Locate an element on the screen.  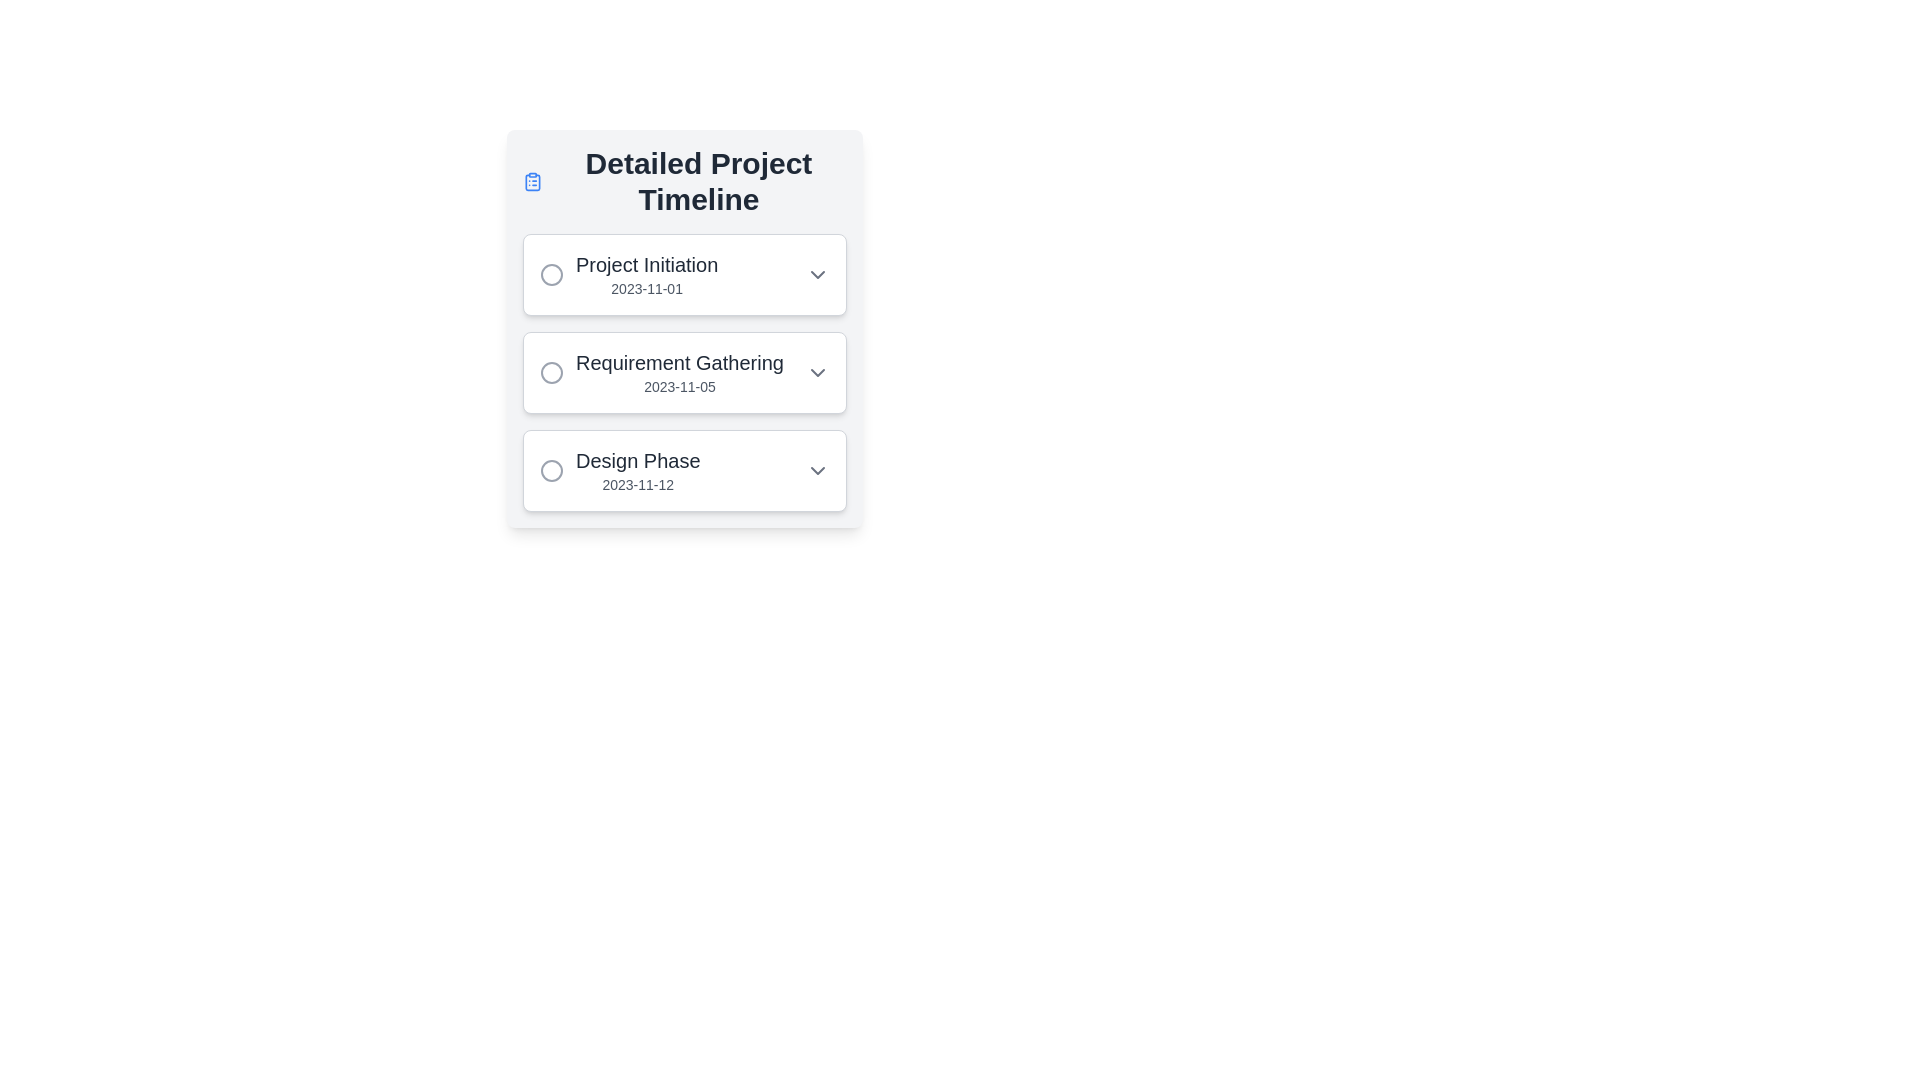
the SVG circle element that indicates the 'Design Phase' in the project timeline is located at coordinates (552, 470).